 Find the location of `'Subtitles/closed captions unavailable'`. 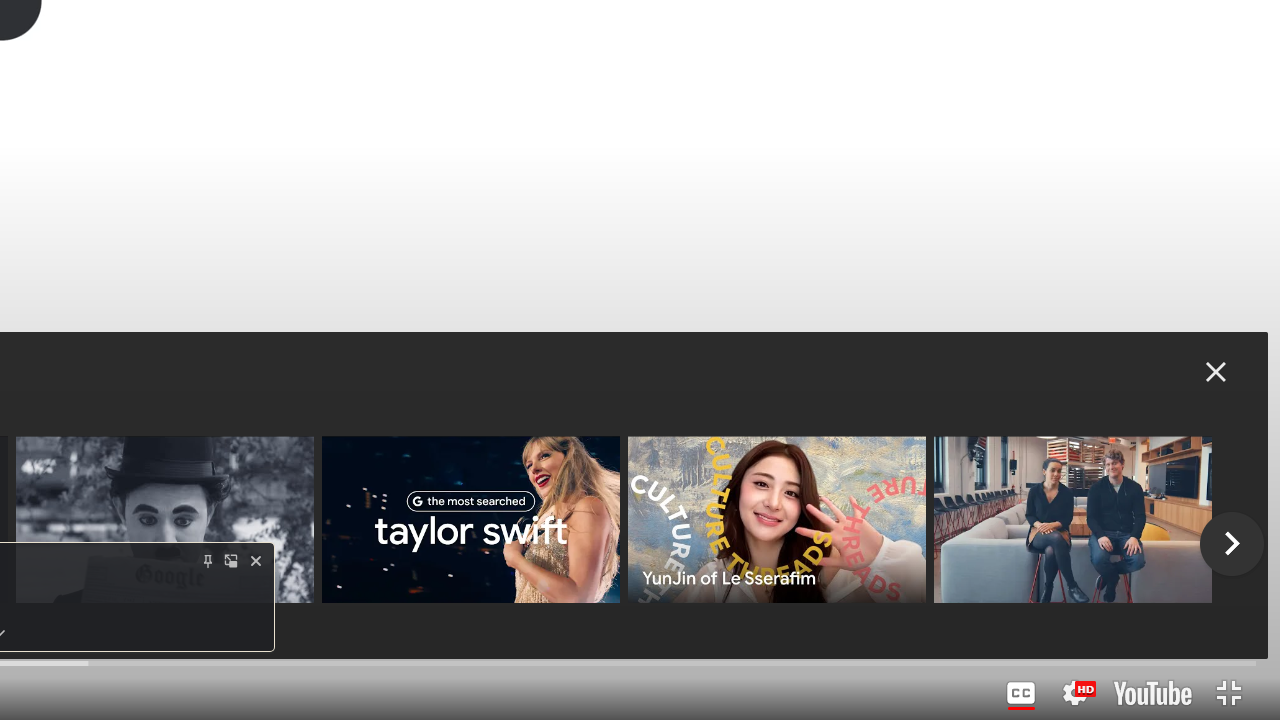

'Subtitles/closed captions unavailable' is located at coordinates (1021, 692).